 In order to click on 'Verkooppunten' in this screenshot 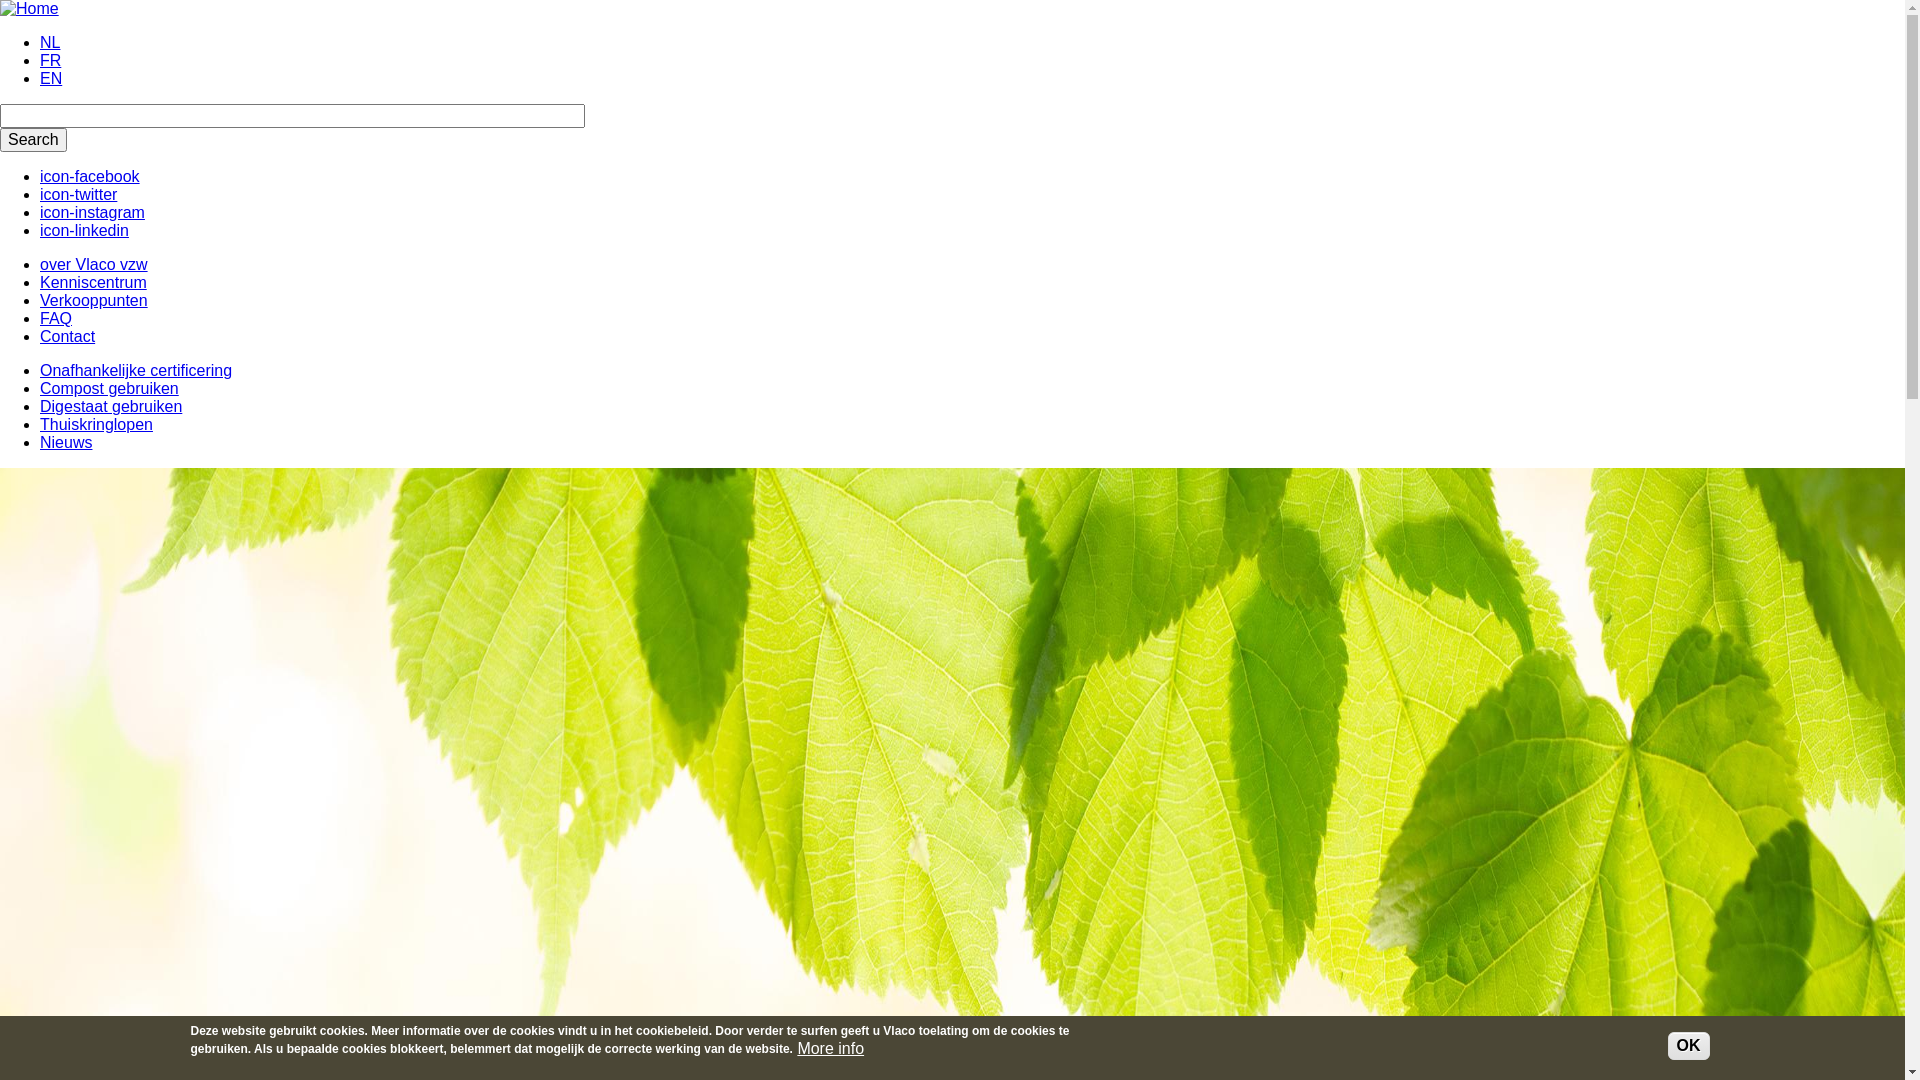, I will do `click(93, 300)`.